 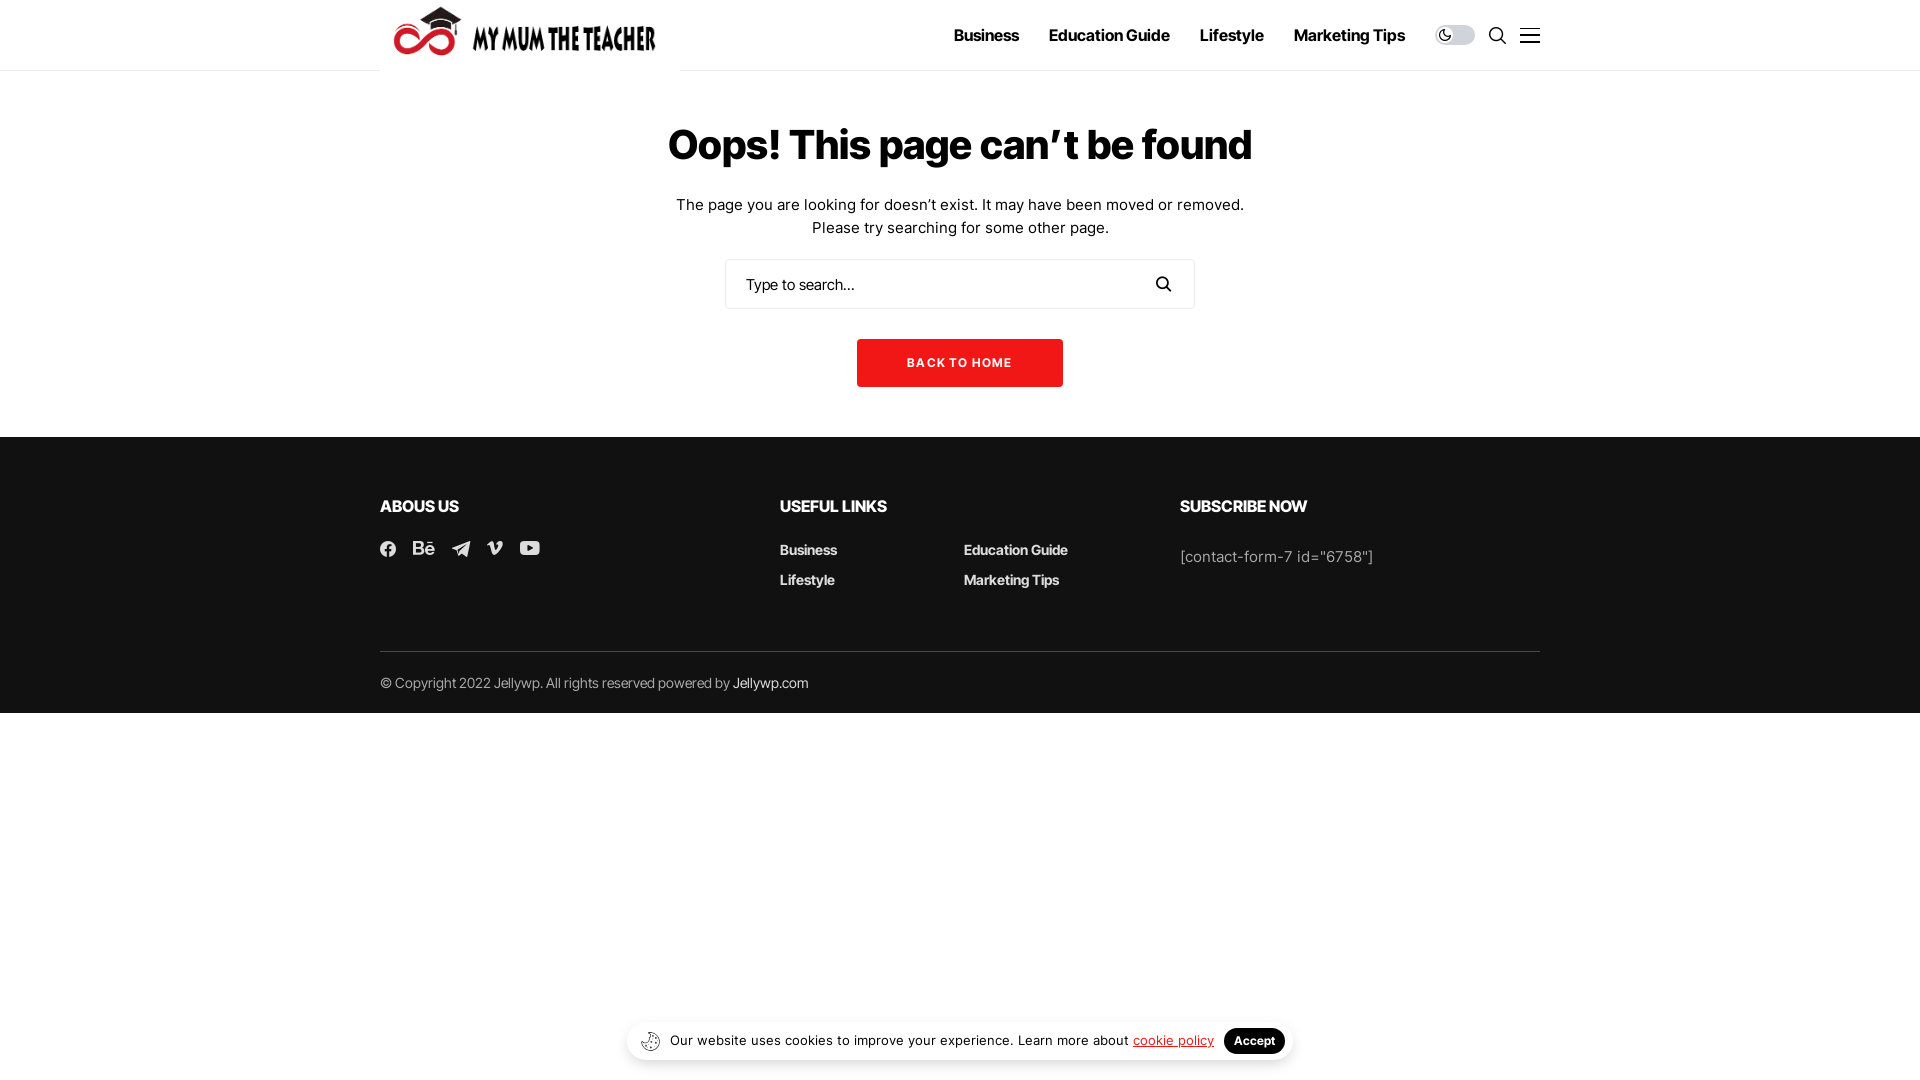 What do you see at coordinates (732, 681) in the screenshot?
I see `'Jellywp.com'` at bounding box center [732, 681].